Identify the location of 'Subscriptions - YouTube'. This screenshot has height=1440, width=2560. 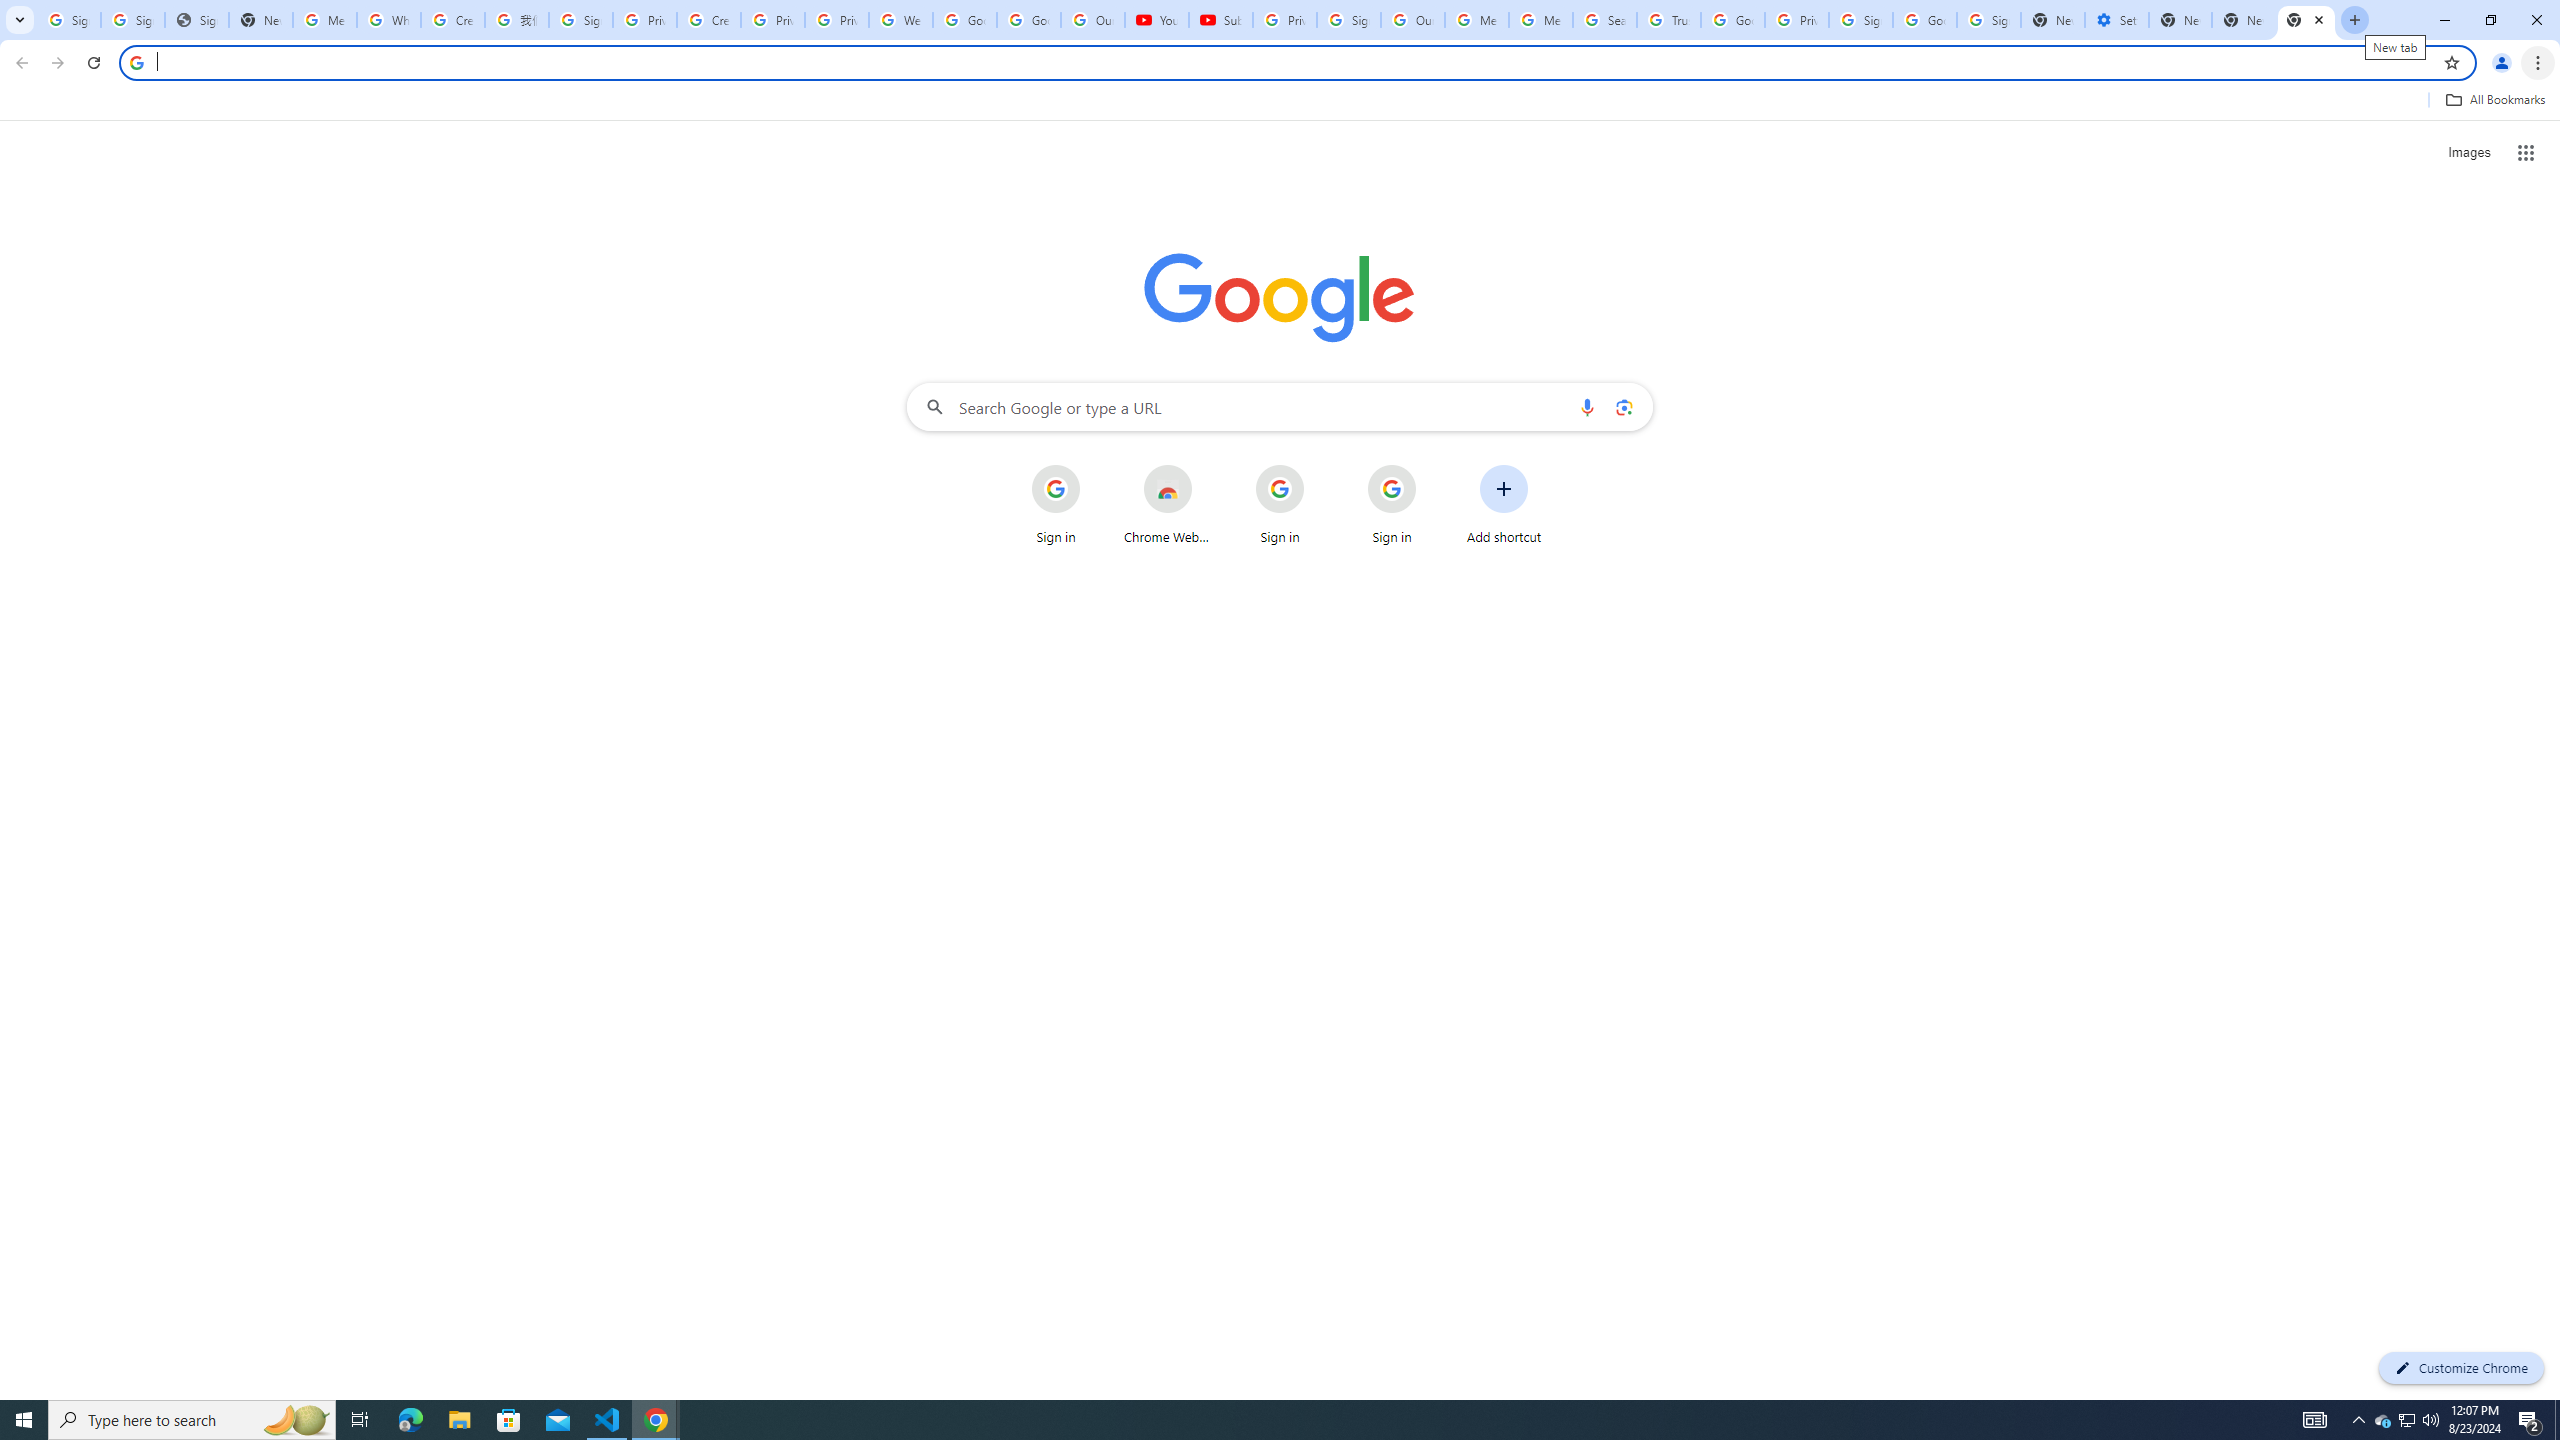
(1220, 19).